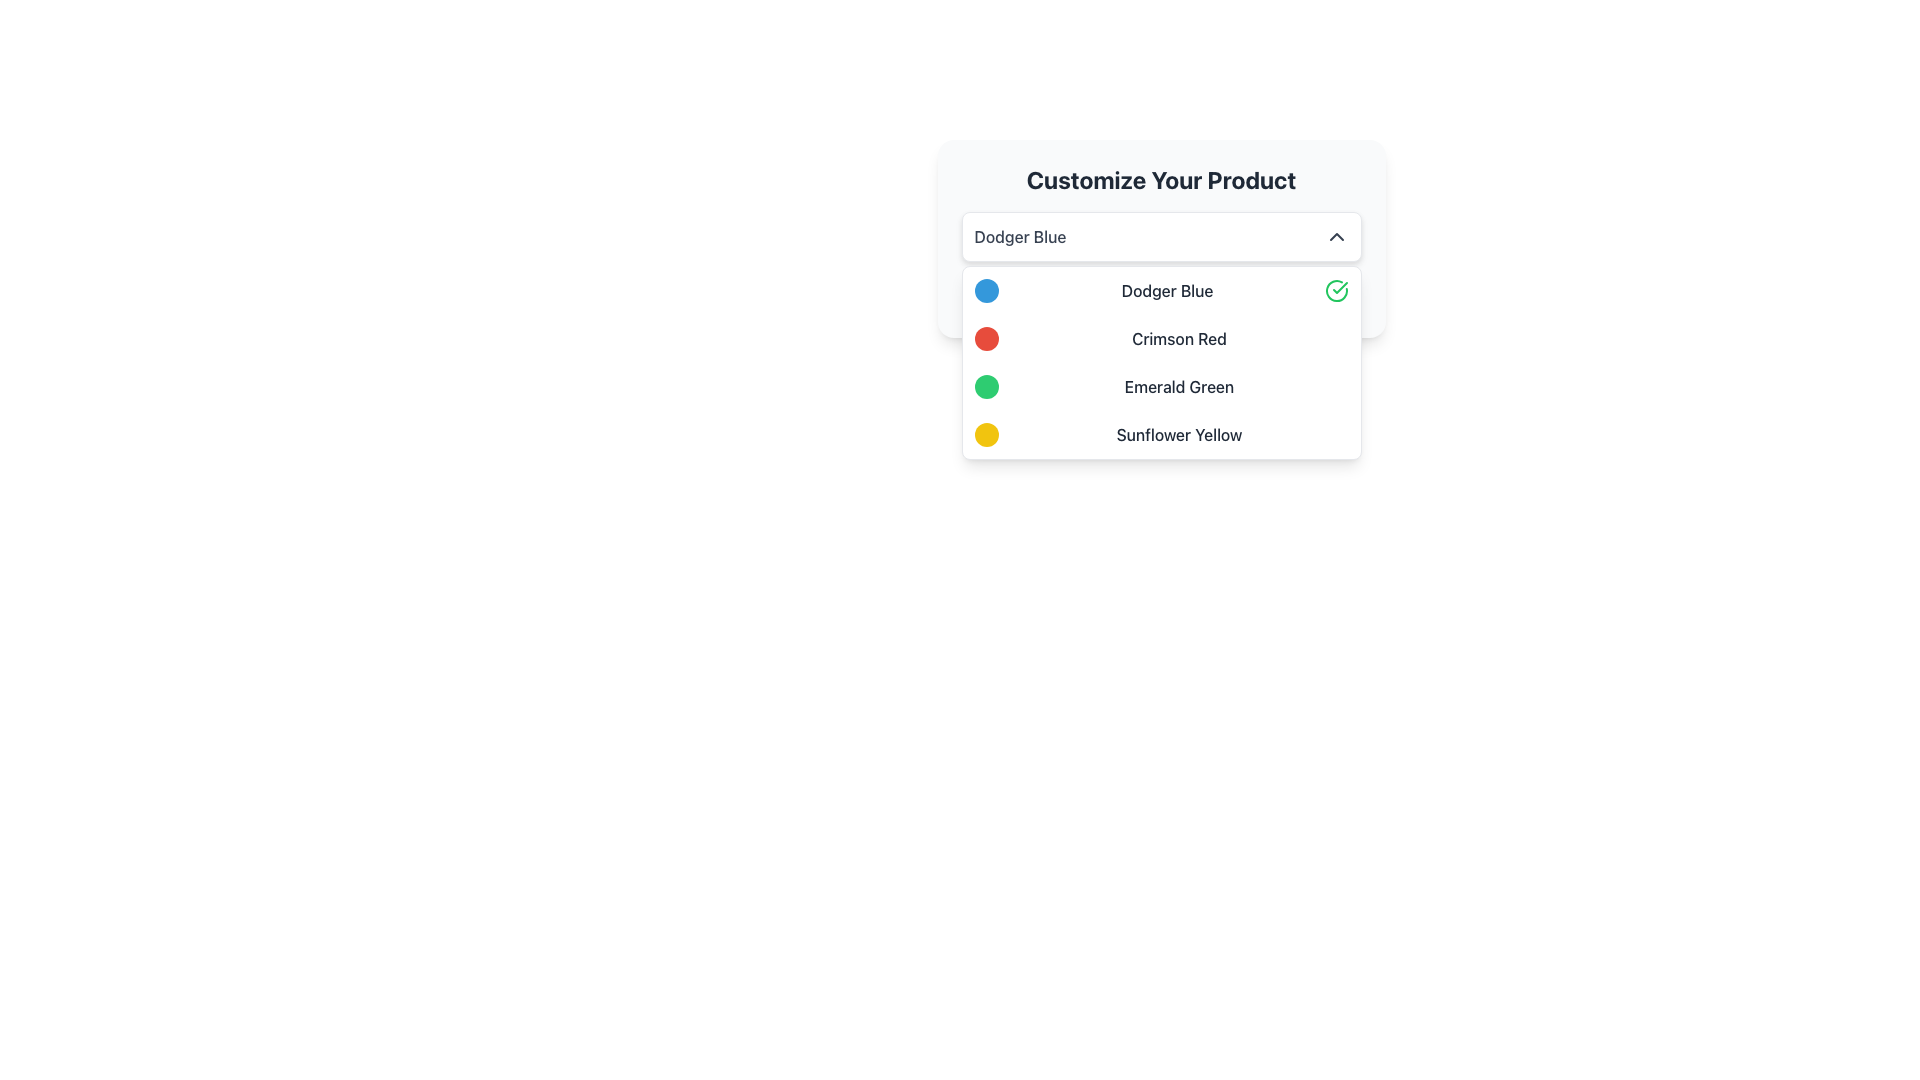 The height and width of the screenshot is (1080, 1920). What do you see at coordinates (1161, 362) in the screenshot?
I see `the dropdown menu` at bounding box center [1161, 362].